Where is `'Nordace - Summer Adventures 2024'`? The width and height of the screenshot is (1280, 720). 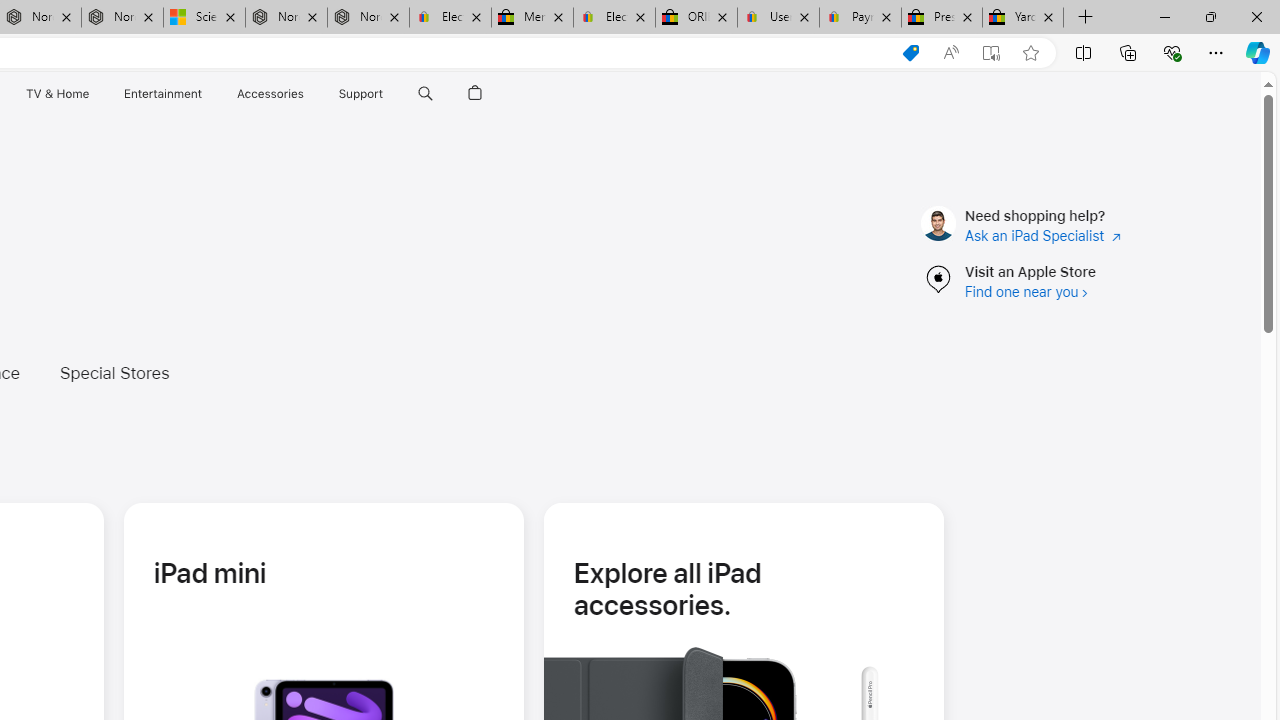 'Nordace - Summer Adventures 2024' is located at coordinates (285, 17).